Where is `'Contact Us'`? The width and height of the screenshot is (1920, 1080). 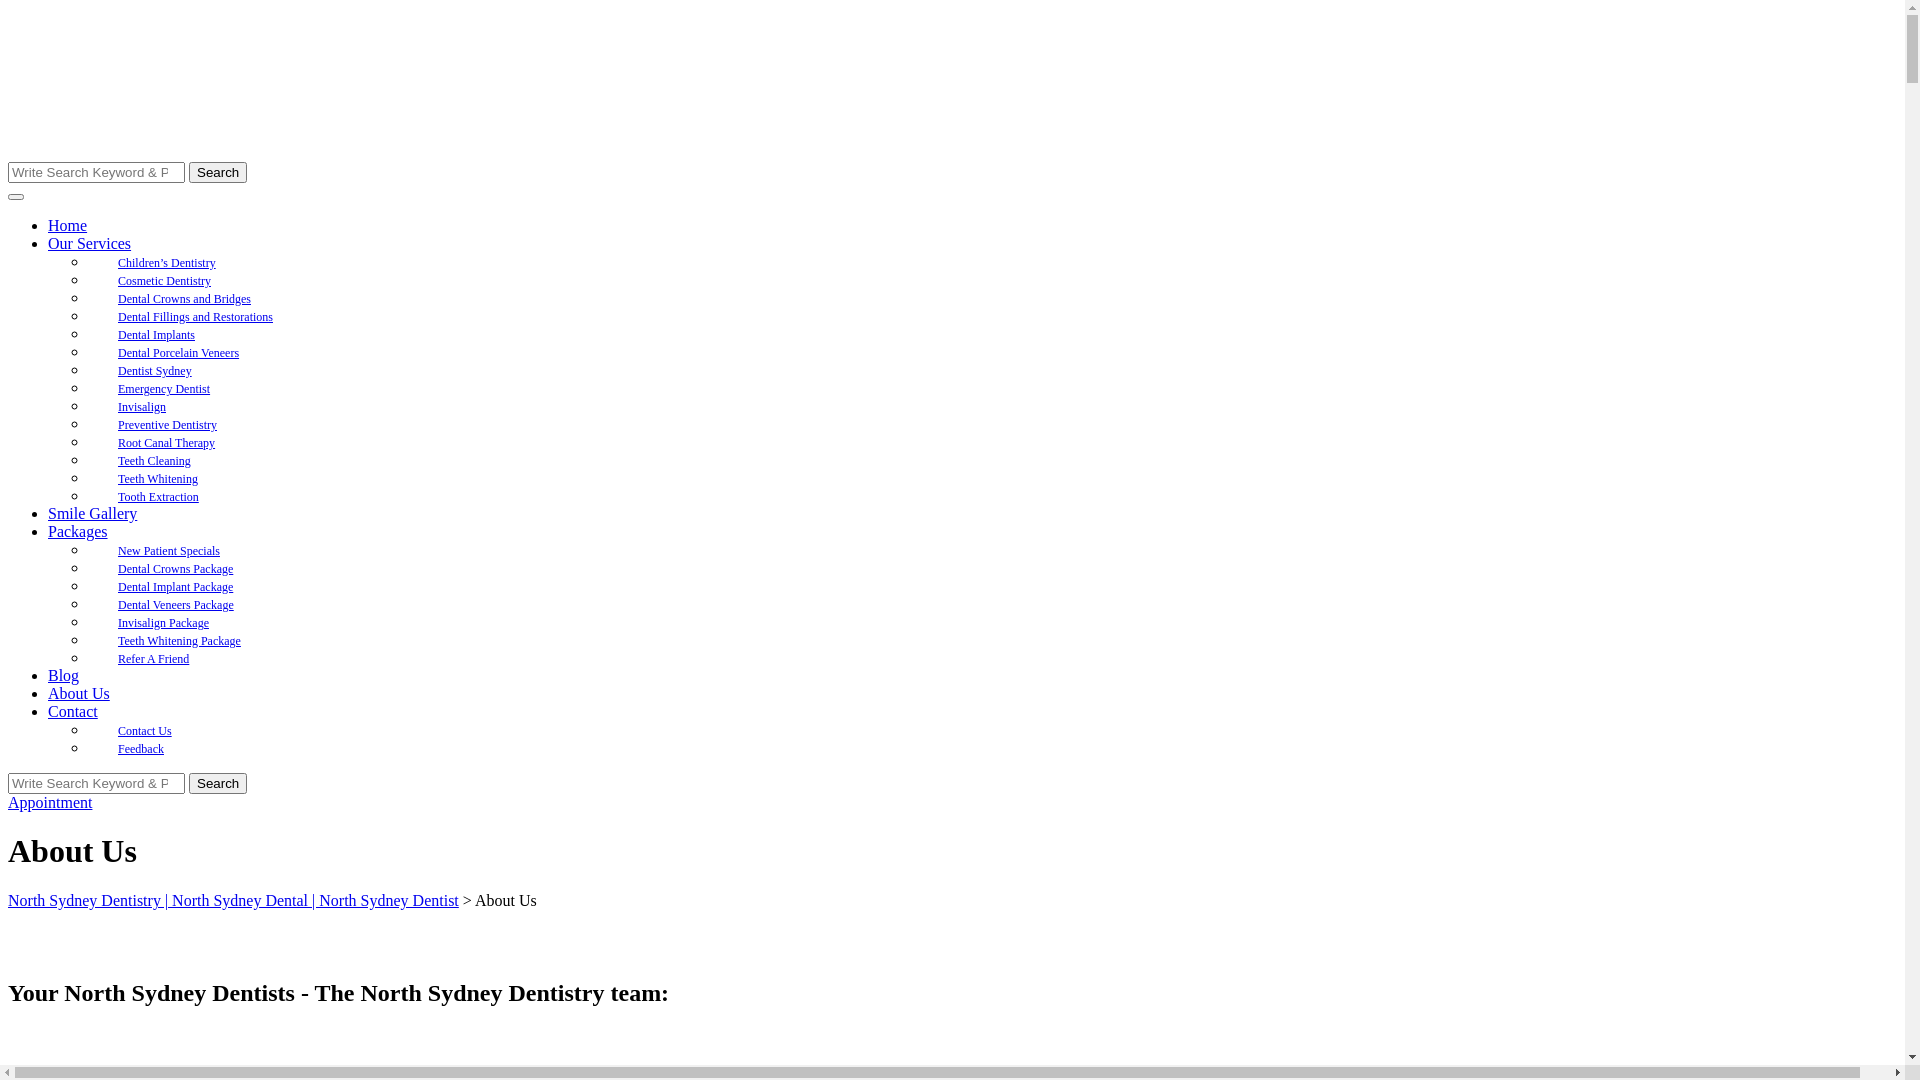
'Contact Us' is located at coordinates (86, 731).